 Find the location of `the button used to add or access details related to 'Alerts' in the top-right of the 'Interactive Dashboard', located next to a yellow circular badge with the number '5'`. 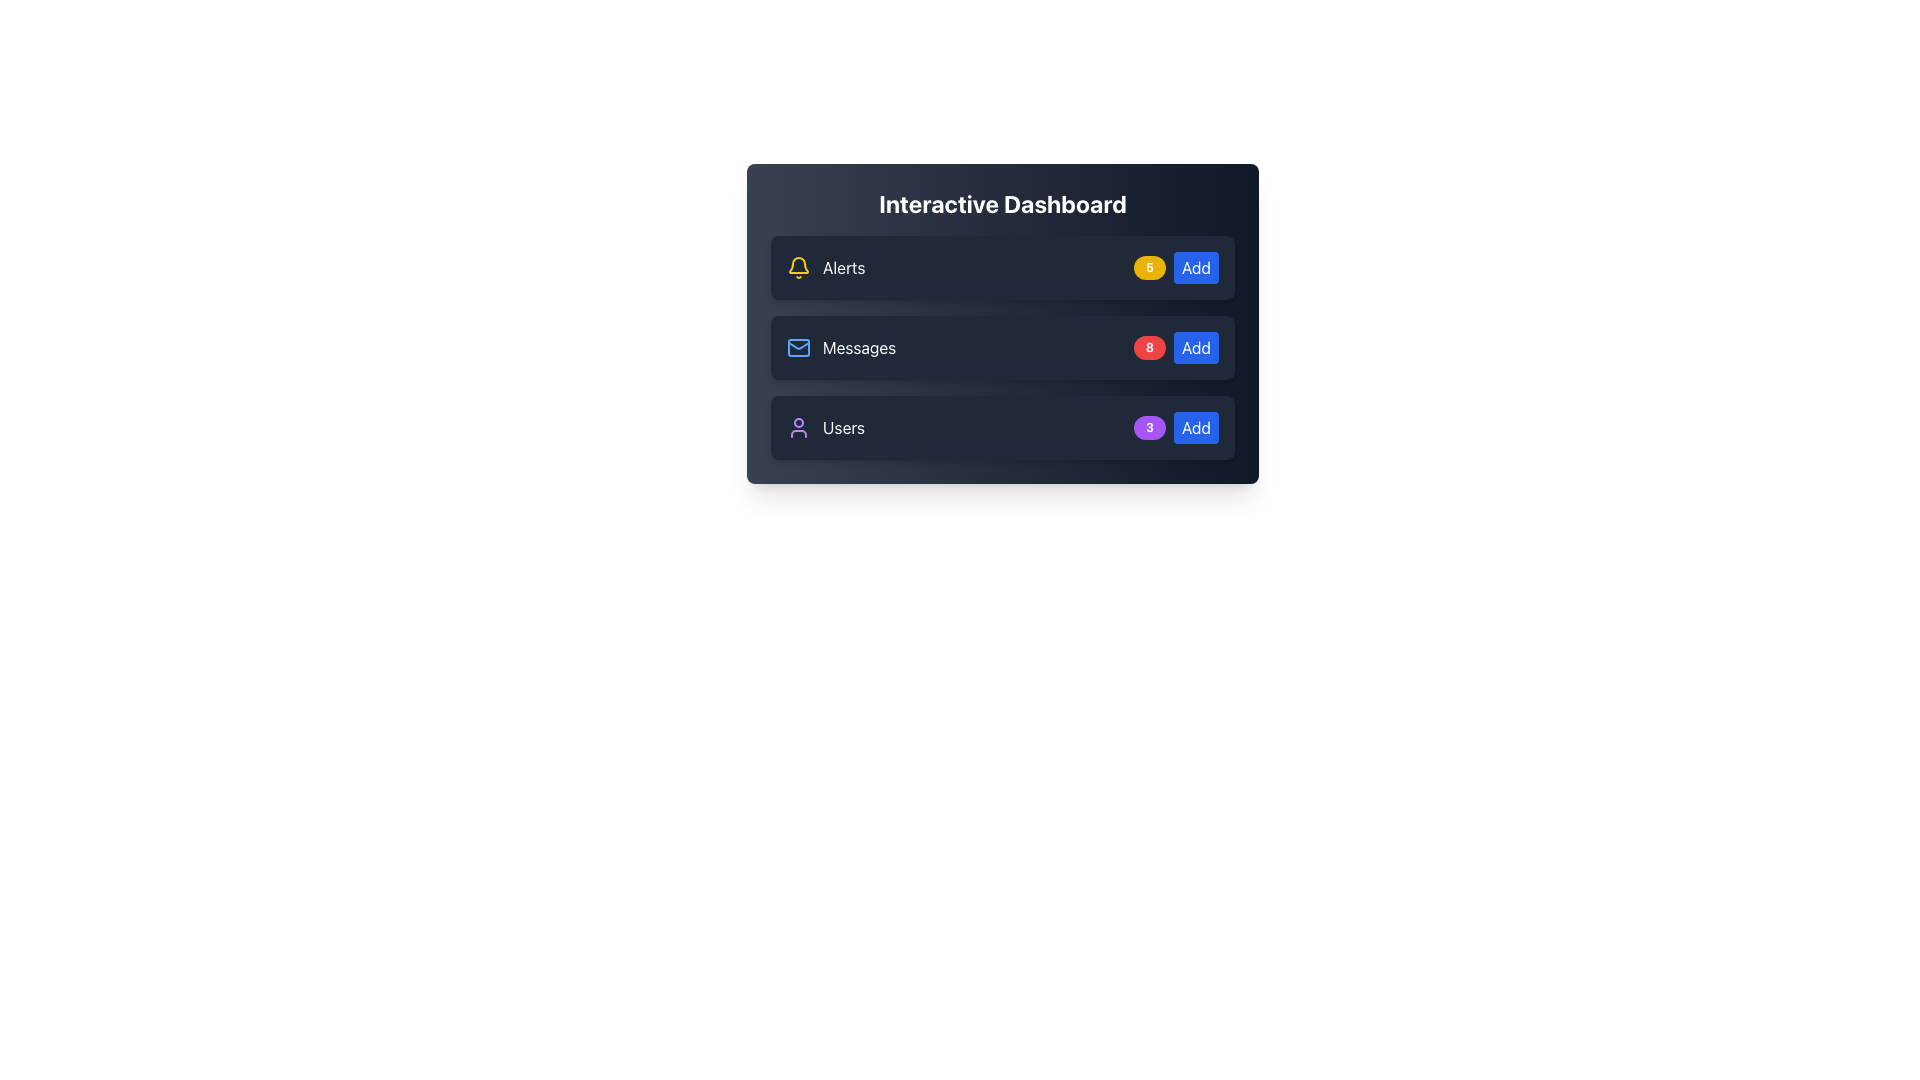

the button used to add or access details related to 'Alerts' in the top-right of the 'Interactive Dashboard', located next to a yellow circular badge with the number '5' is located at coordinates (1196, 266).